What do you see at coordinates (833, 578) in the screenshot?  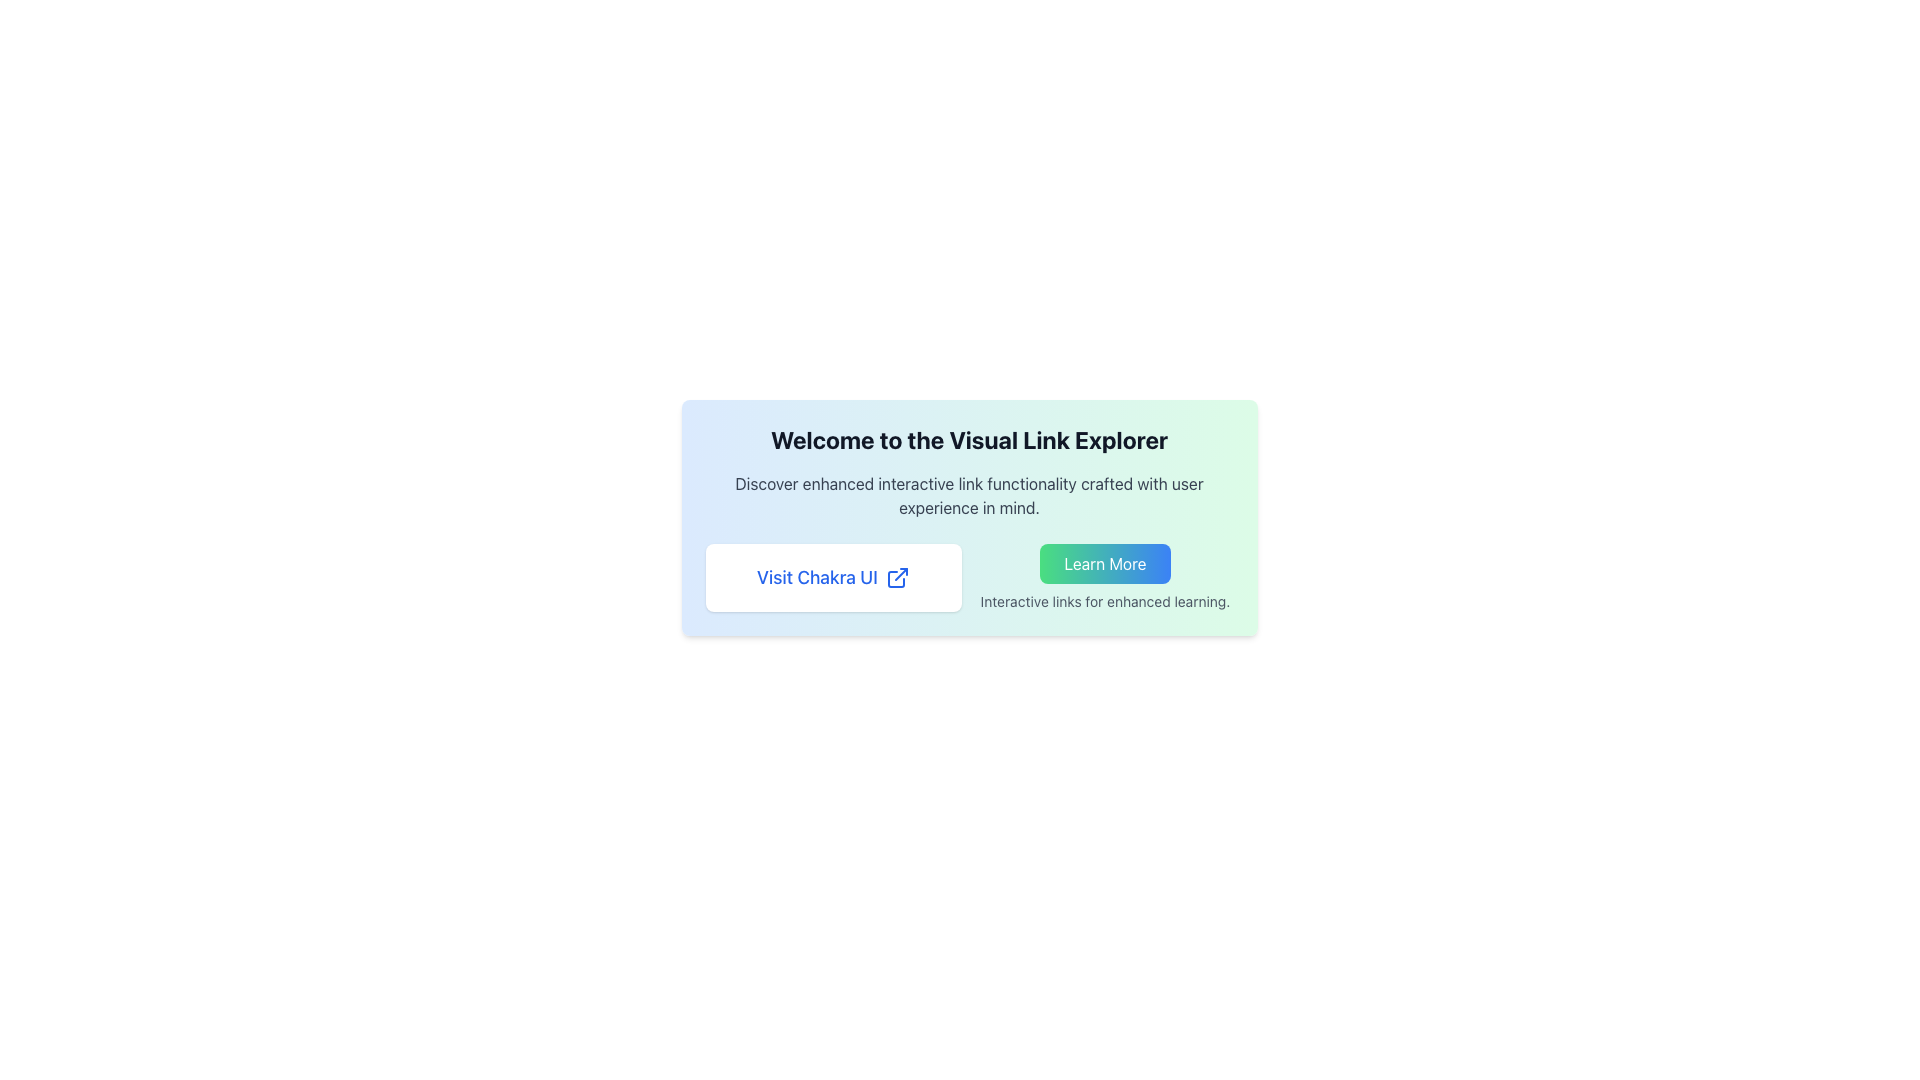 I see `the hyperlink labeled 'Visit Chakra UI' which is styled with rounded corners and contains an external link icon, to observe the hover effects` at bounding box center [833, 578].